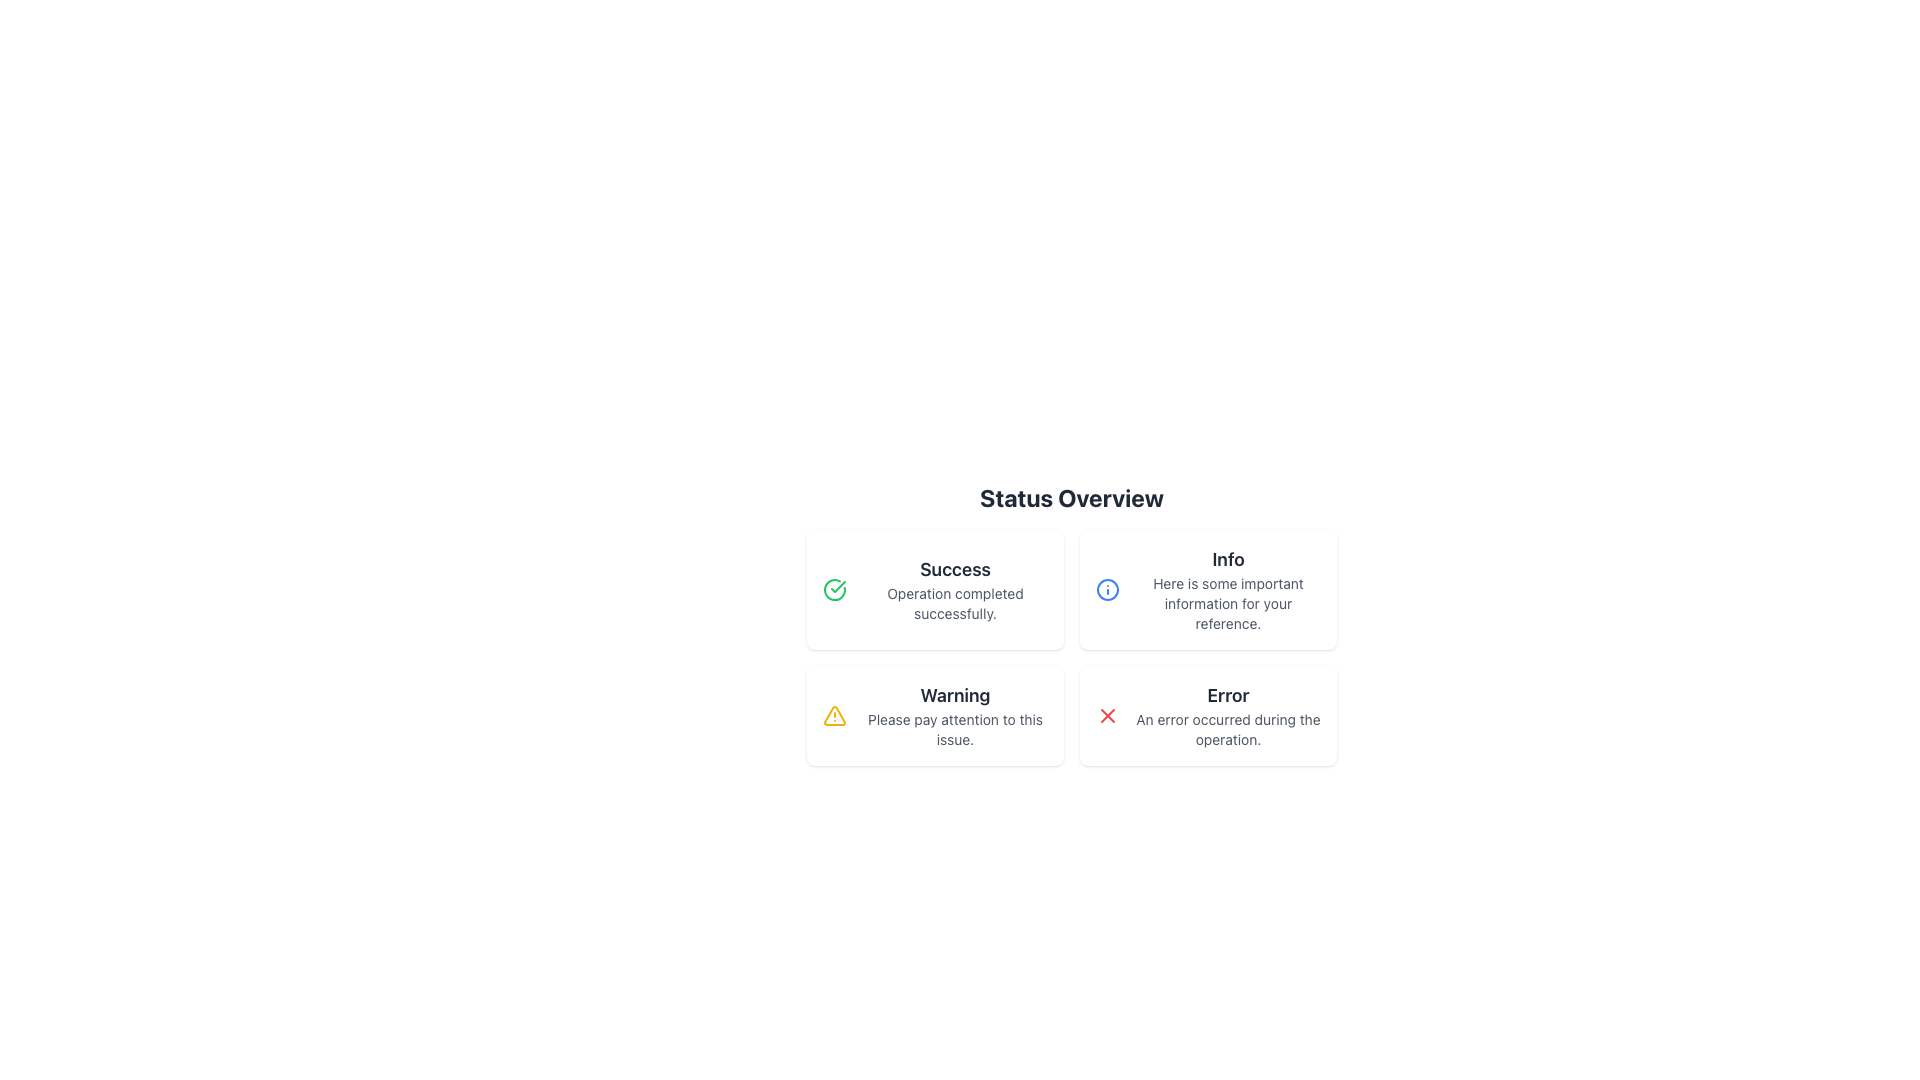 Image resolution: width=1920 pixels, height=1080 pixels. I want to click on cautionary text located directly below the 'Warning' heading in the bottom-left section of the 'Status Overview' grid, so click(954, 729).